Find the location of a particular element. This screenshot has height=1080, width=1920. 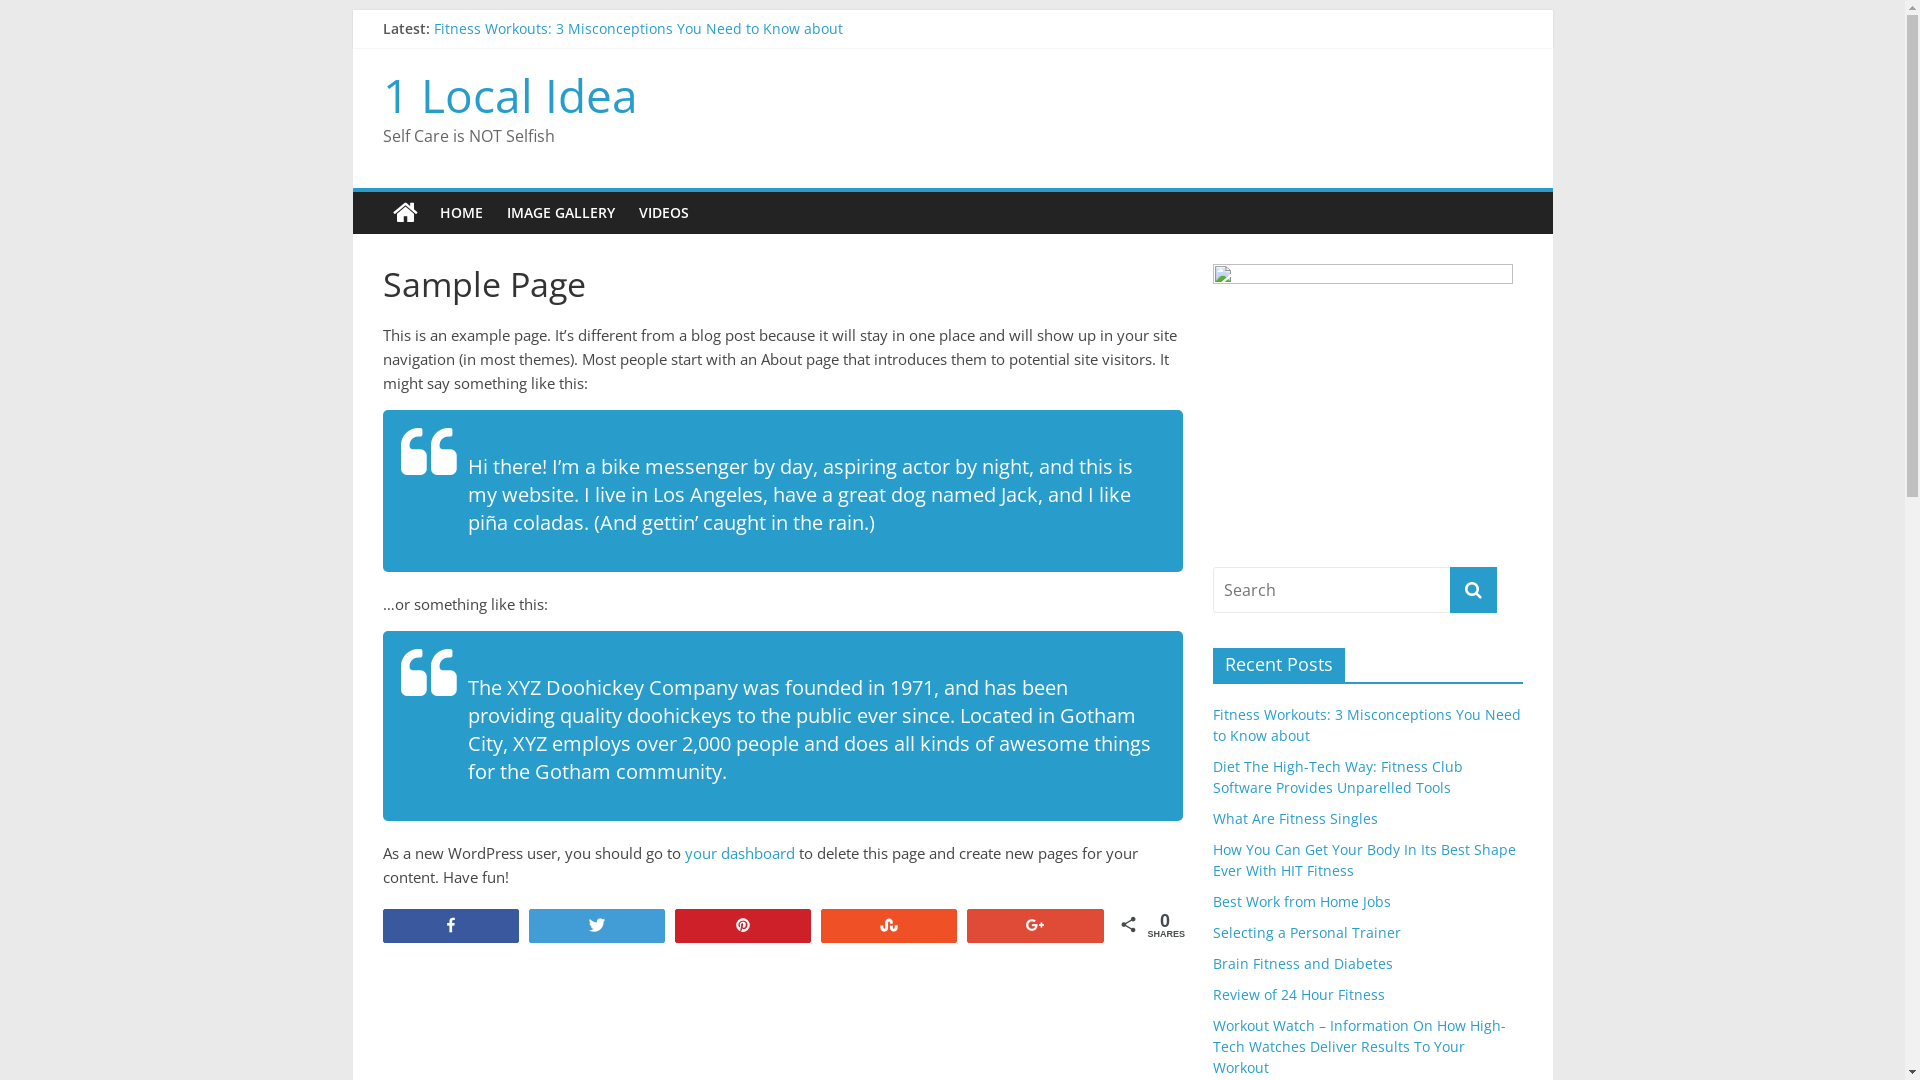

'your dashboard' is located at coordinates (738, 852).